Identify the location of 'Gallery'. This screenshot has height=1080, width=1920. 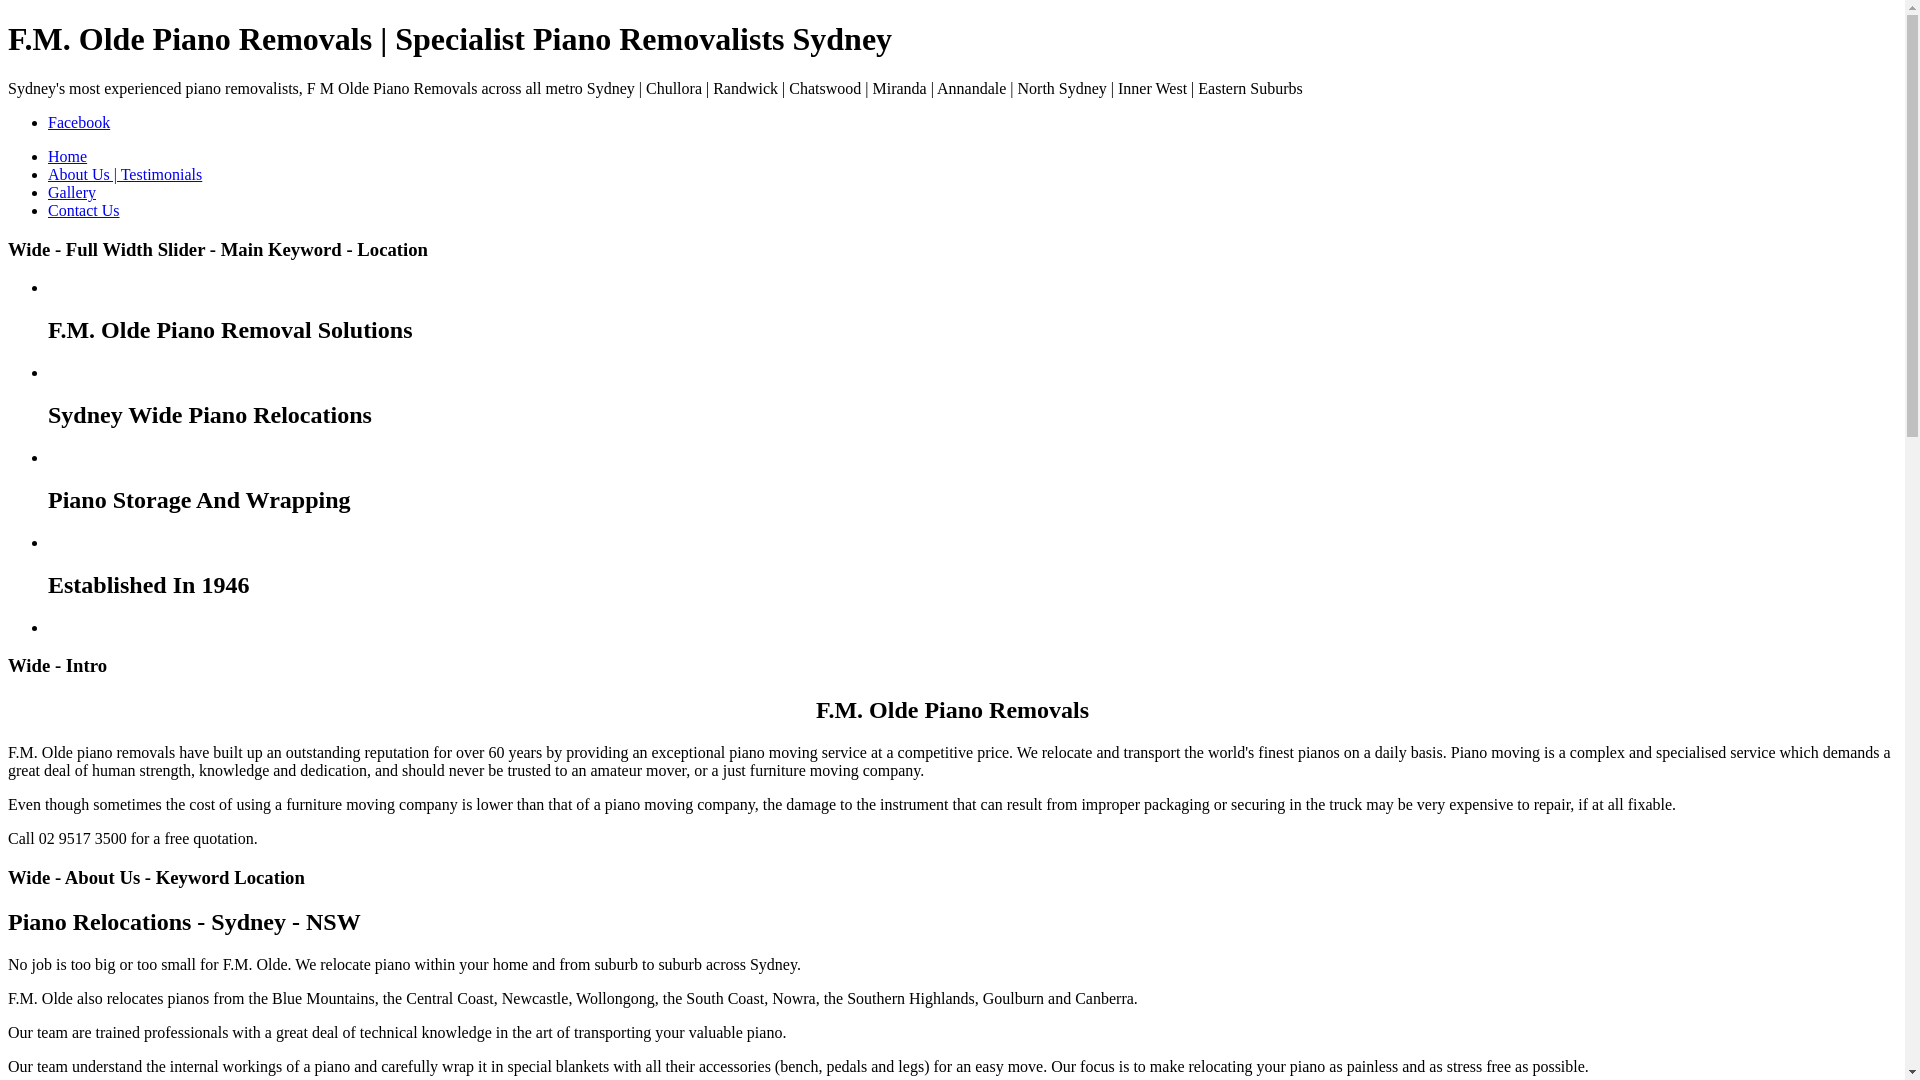
(72, 192).